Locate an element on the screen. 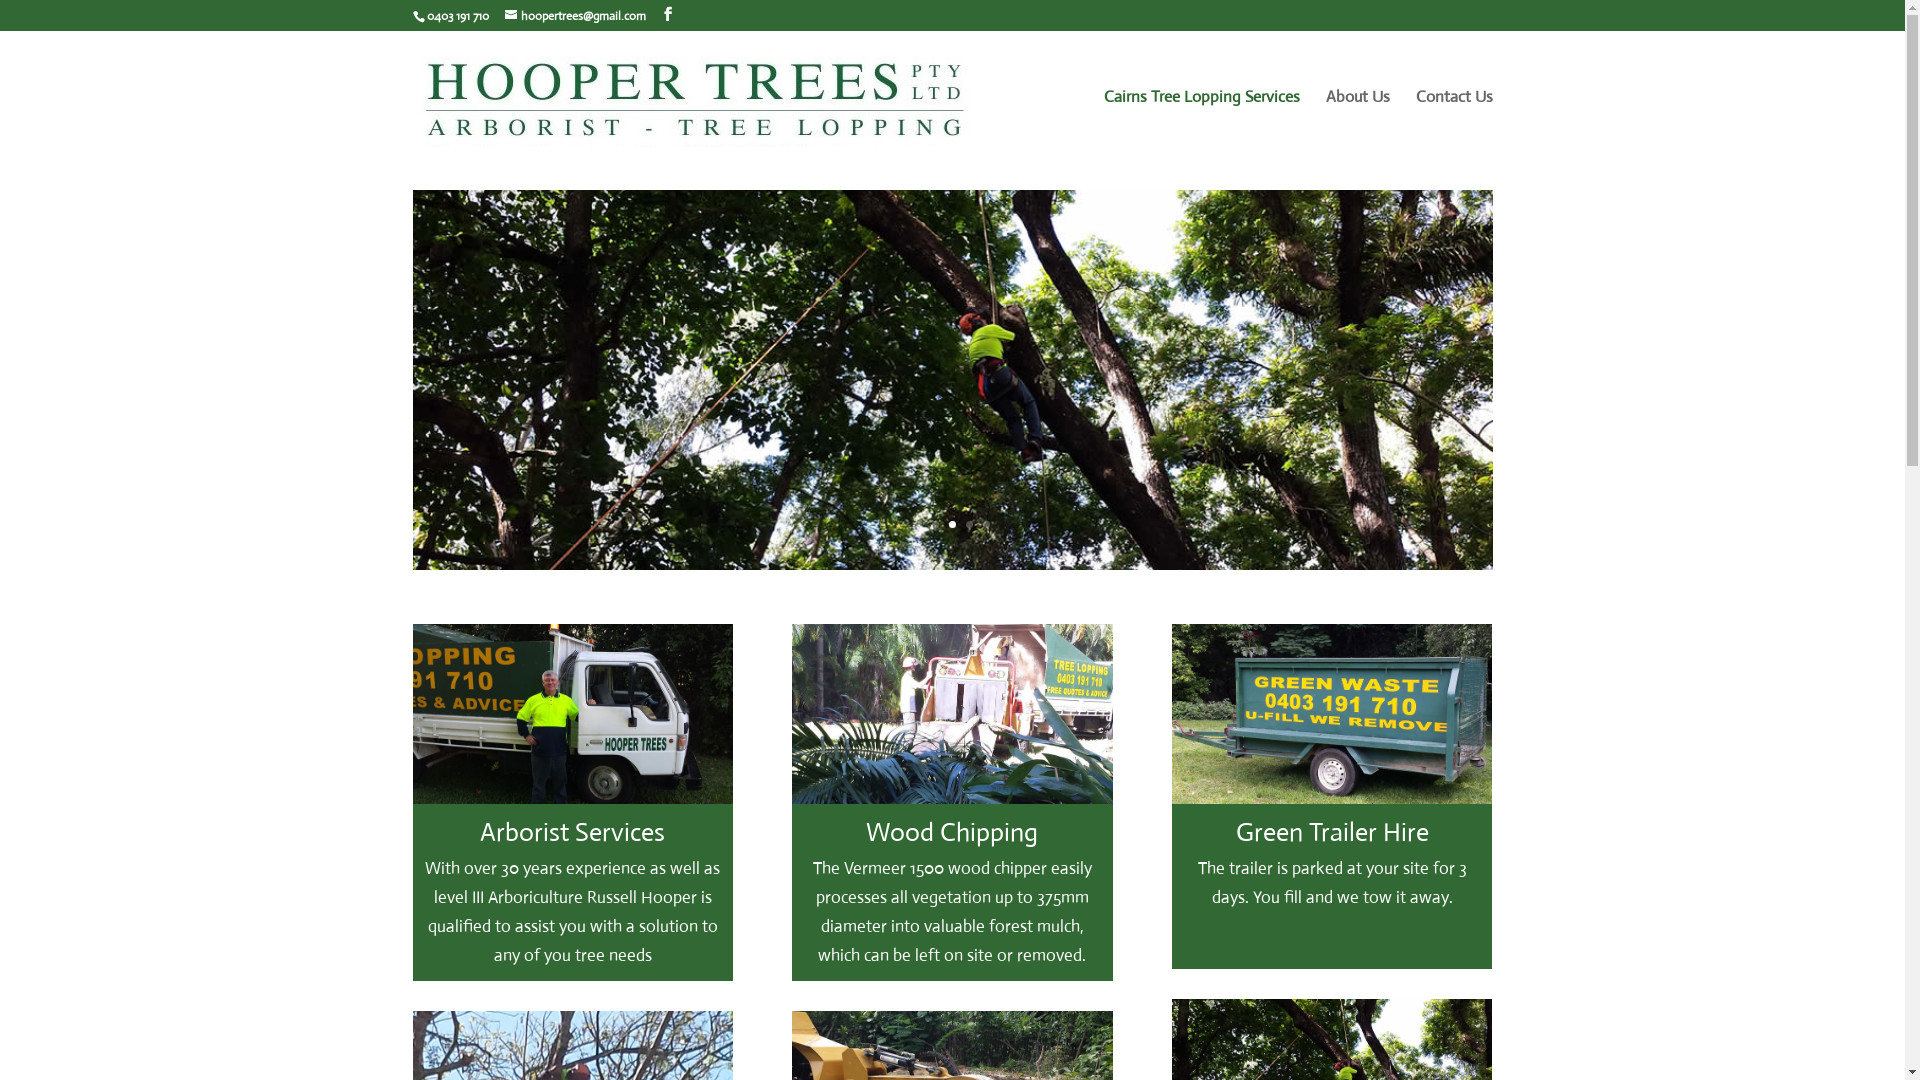  'About Us' is located at coordinates (1358, 126).